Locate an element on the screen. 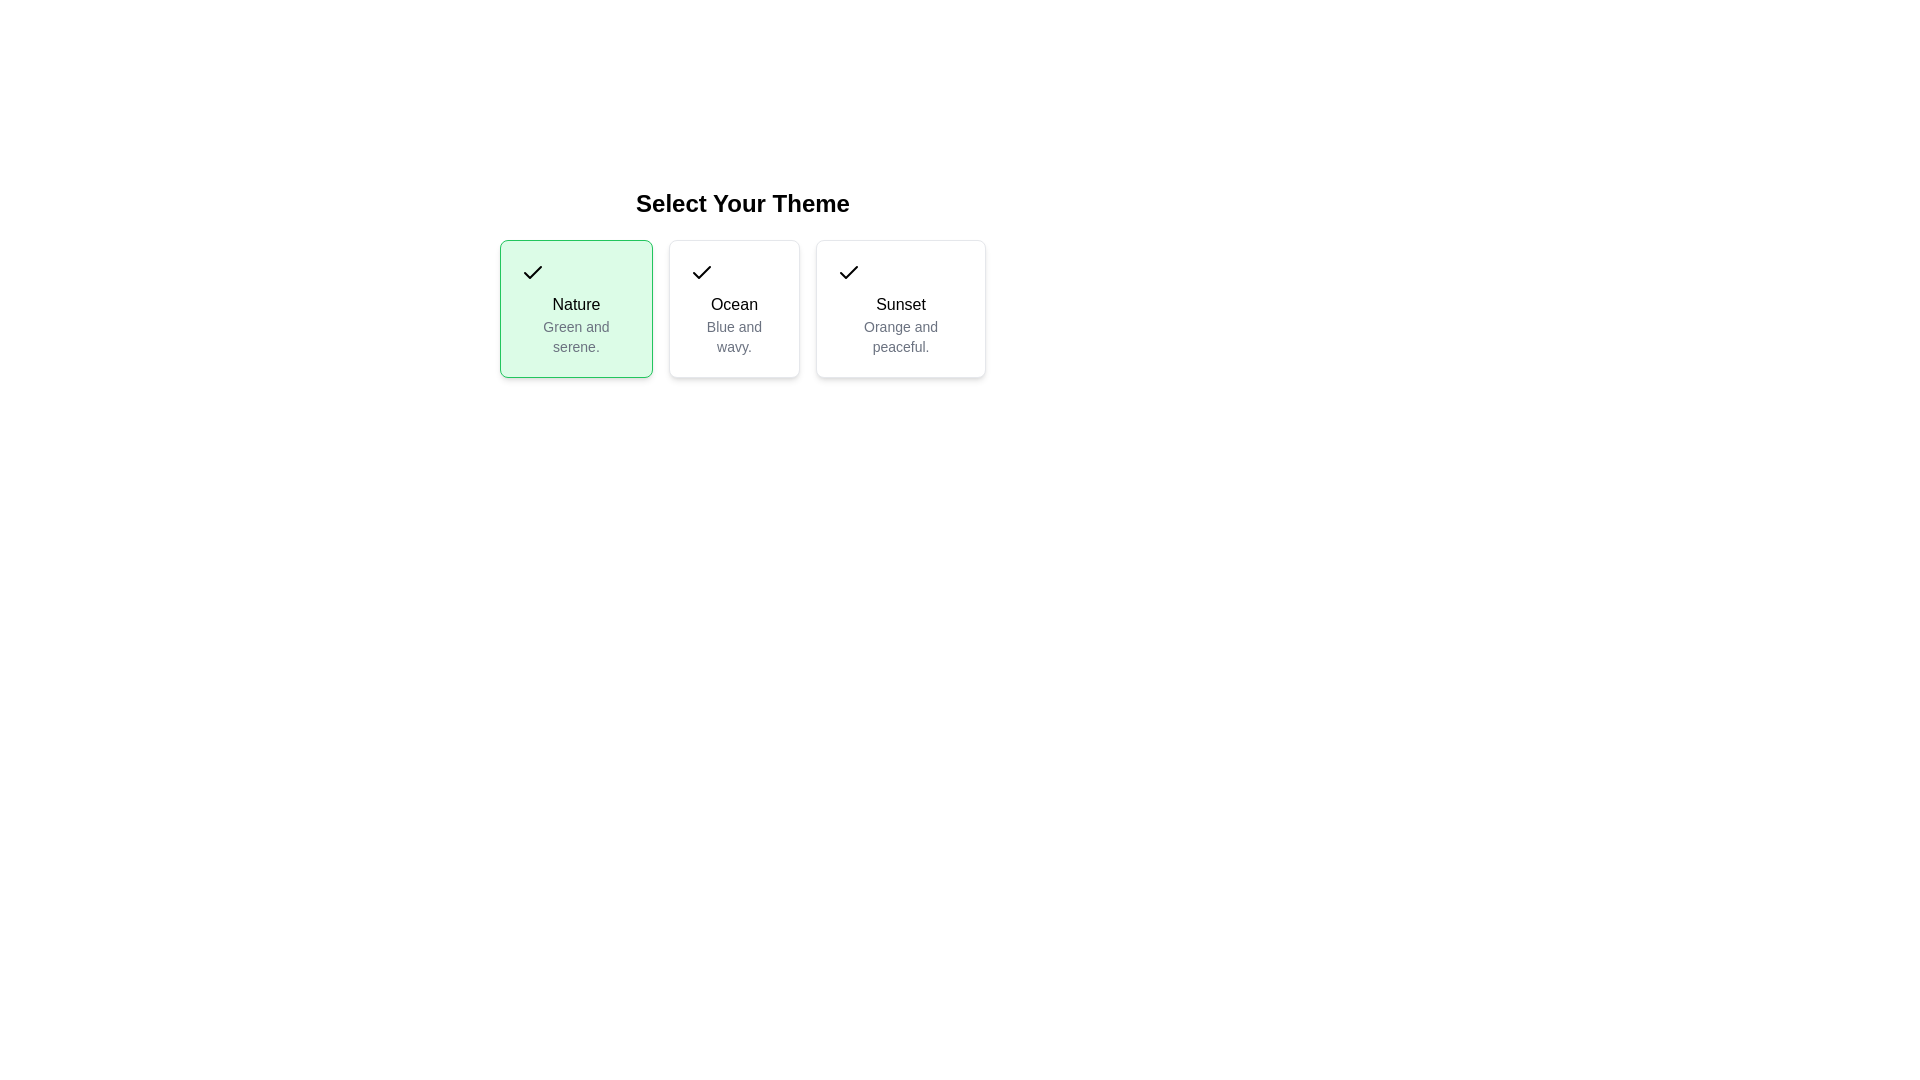 Image resolution: width=1920 pixels, height=1080 pixels. the state of the checkmark symbol located in the second item of the horizontal list of three selectable themes under 'Ocean - Blue and wavy' is located at coordinates (701, 272).